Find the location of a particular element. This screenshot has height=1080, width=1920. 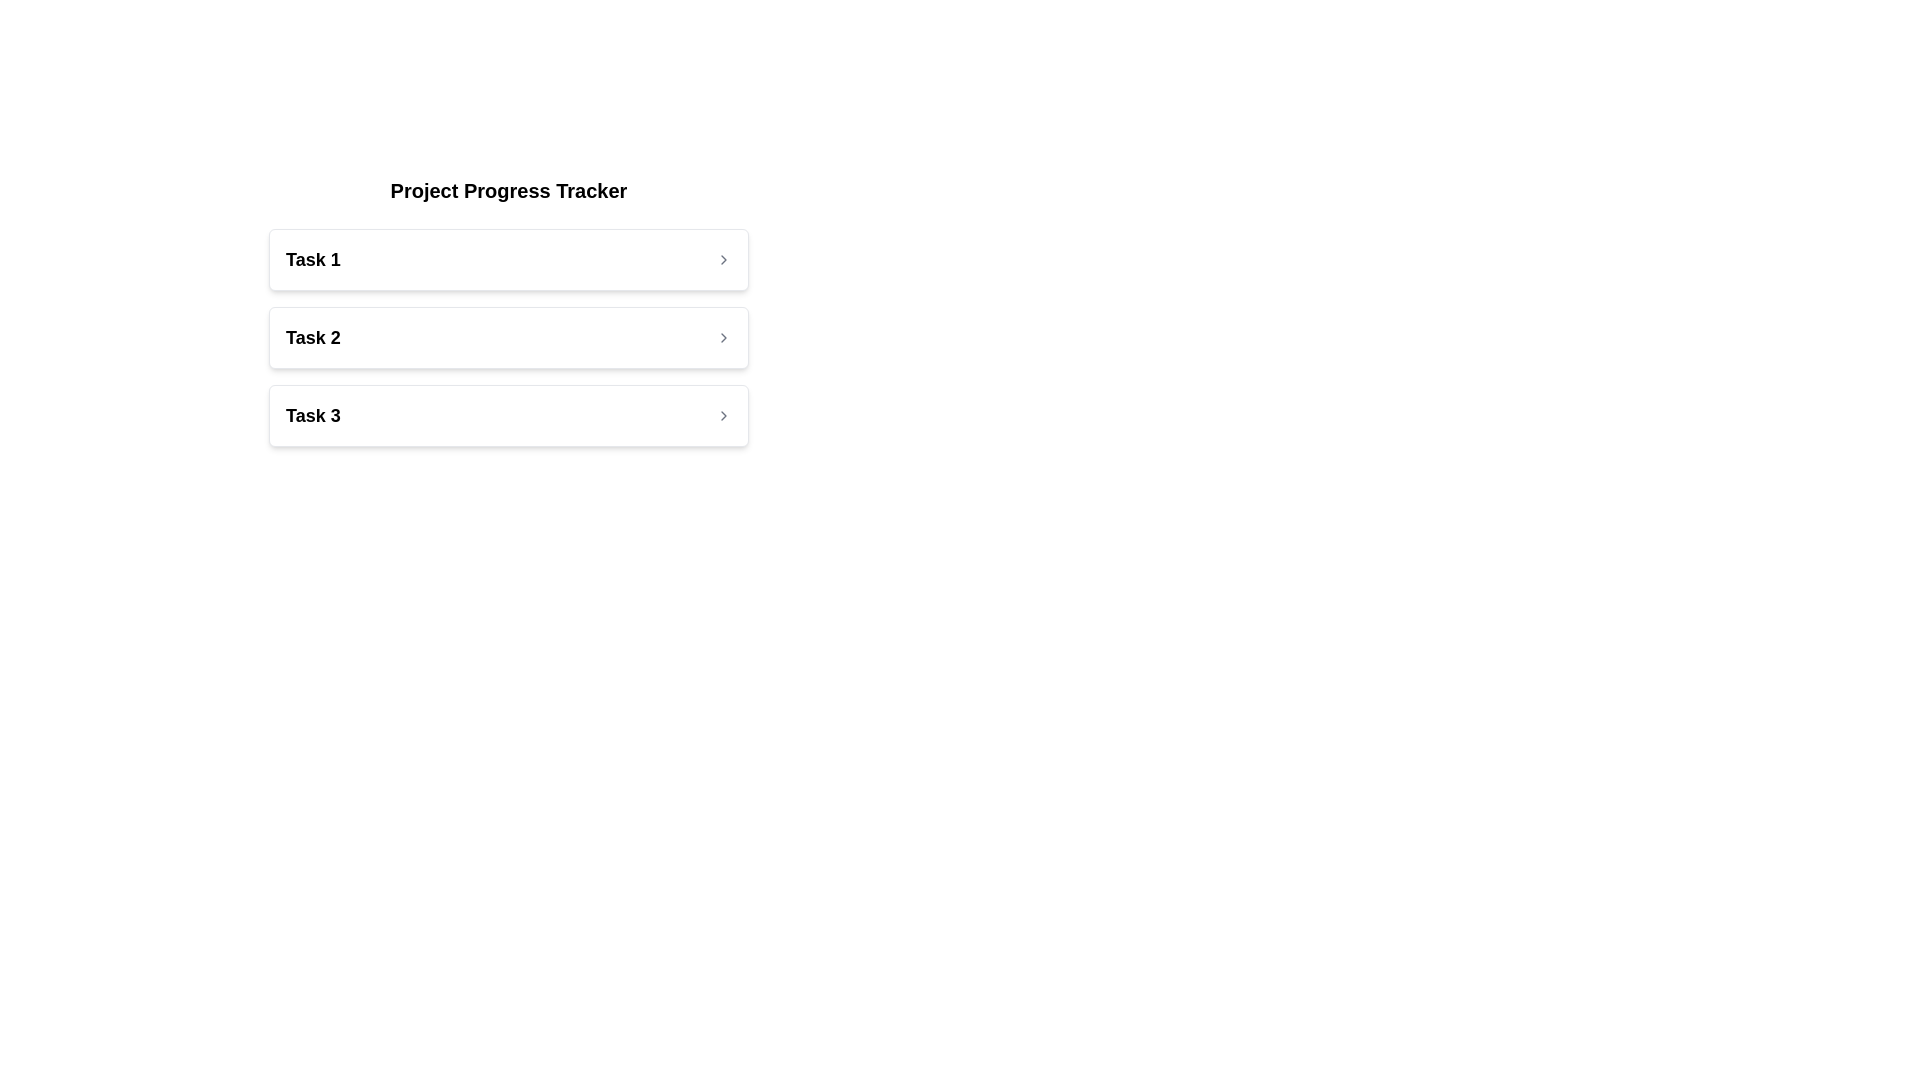

on the card labeled 'Task 2' which is the second card in the vertical list of task cards under 'Project Progress Tracker' is located at coordinates (508, 312).